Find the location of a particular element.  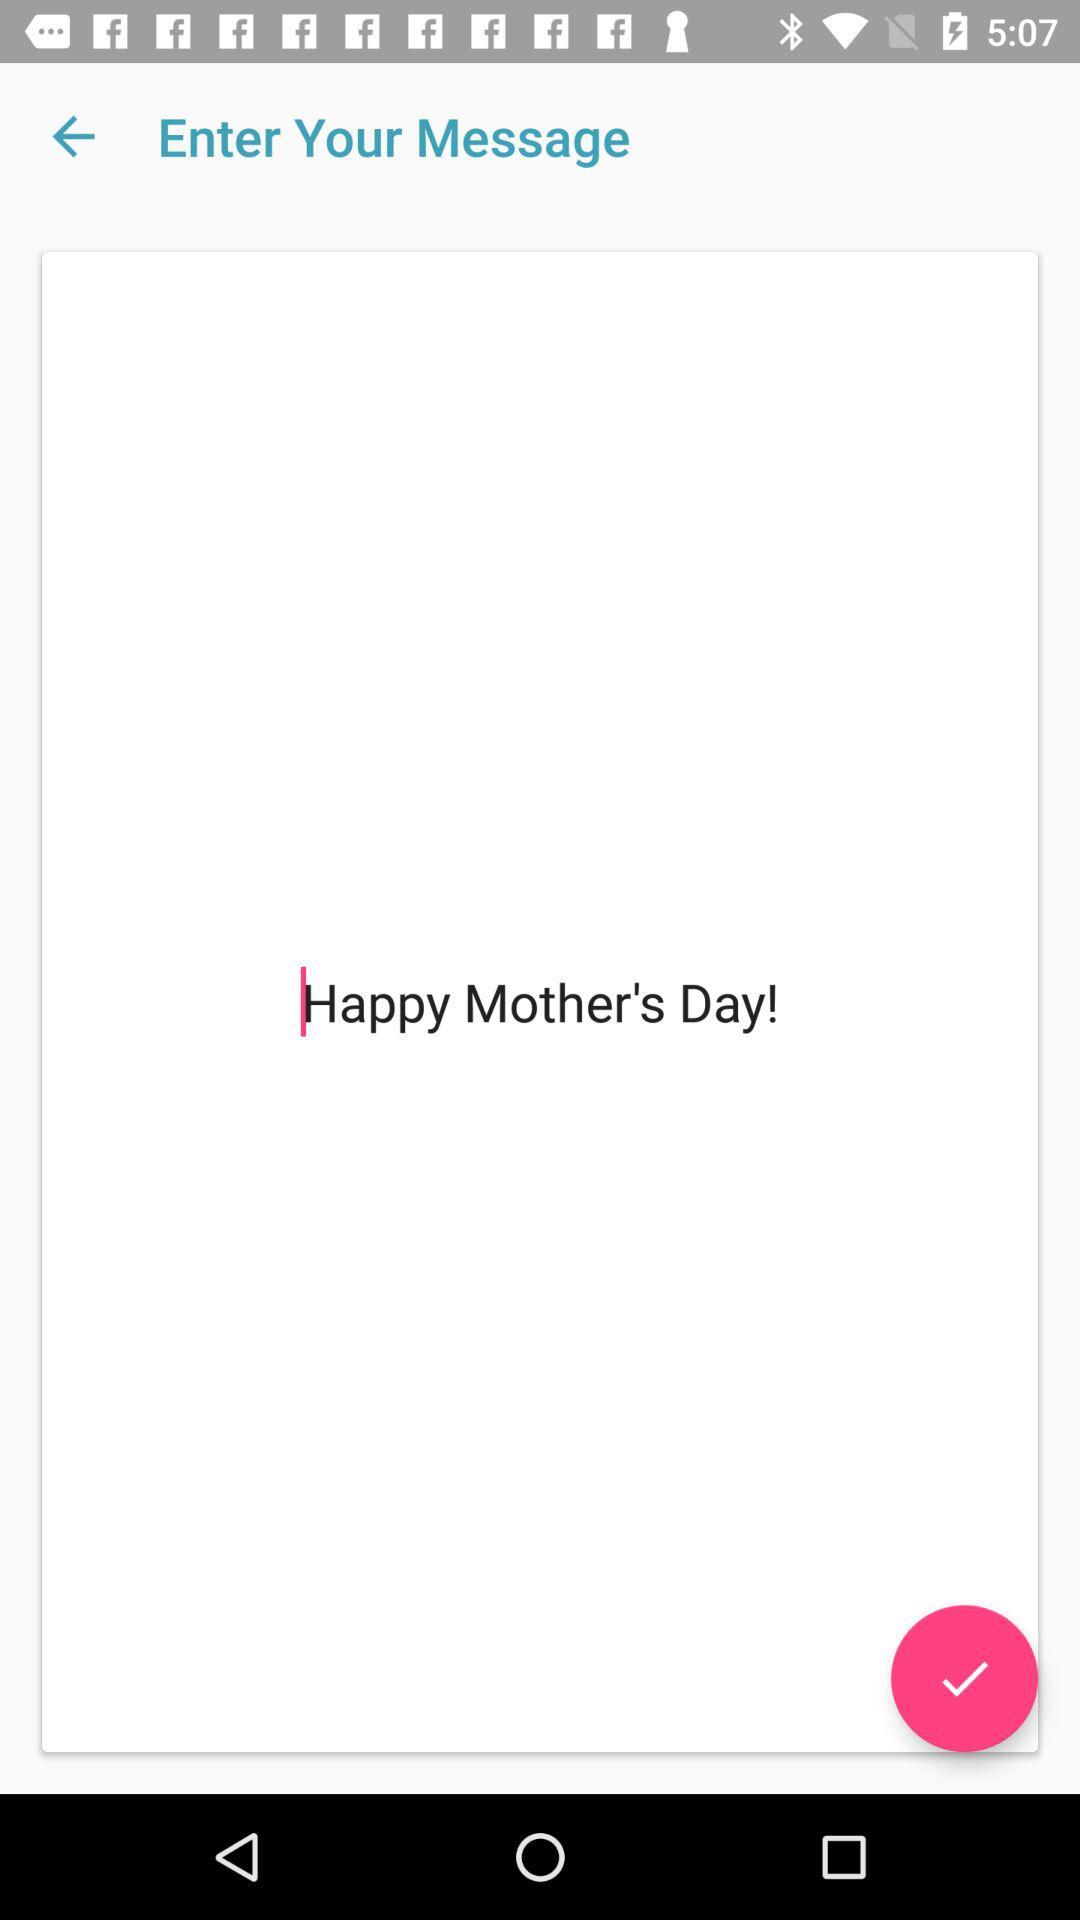

the check icon is located at coordinates (963, 1678).